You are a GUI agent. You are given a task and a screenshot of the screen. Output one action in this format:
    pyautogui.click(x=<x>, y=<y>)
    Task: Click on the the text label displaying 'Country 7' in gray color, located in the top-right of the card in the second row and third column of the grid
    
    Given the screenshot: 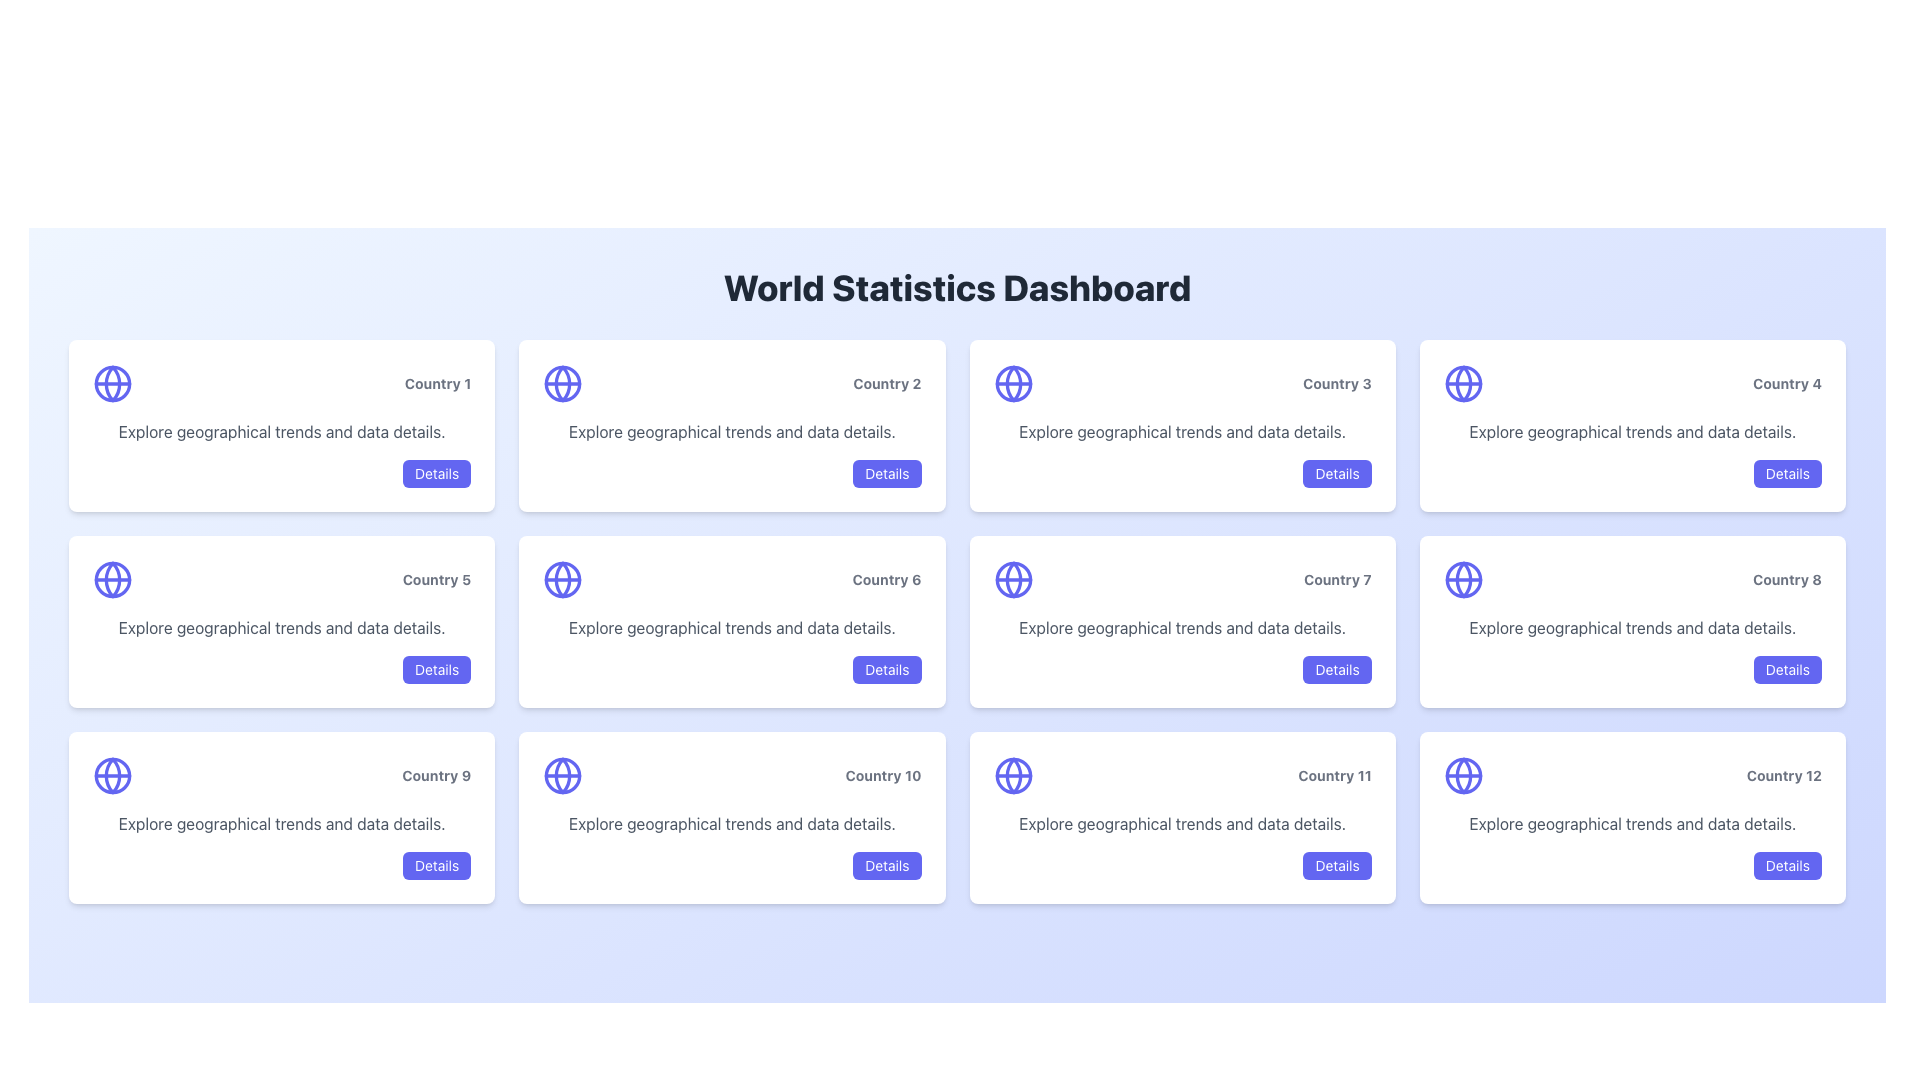 What is the action you would take?
    pyautogui.click(x=1337, y=579)
    